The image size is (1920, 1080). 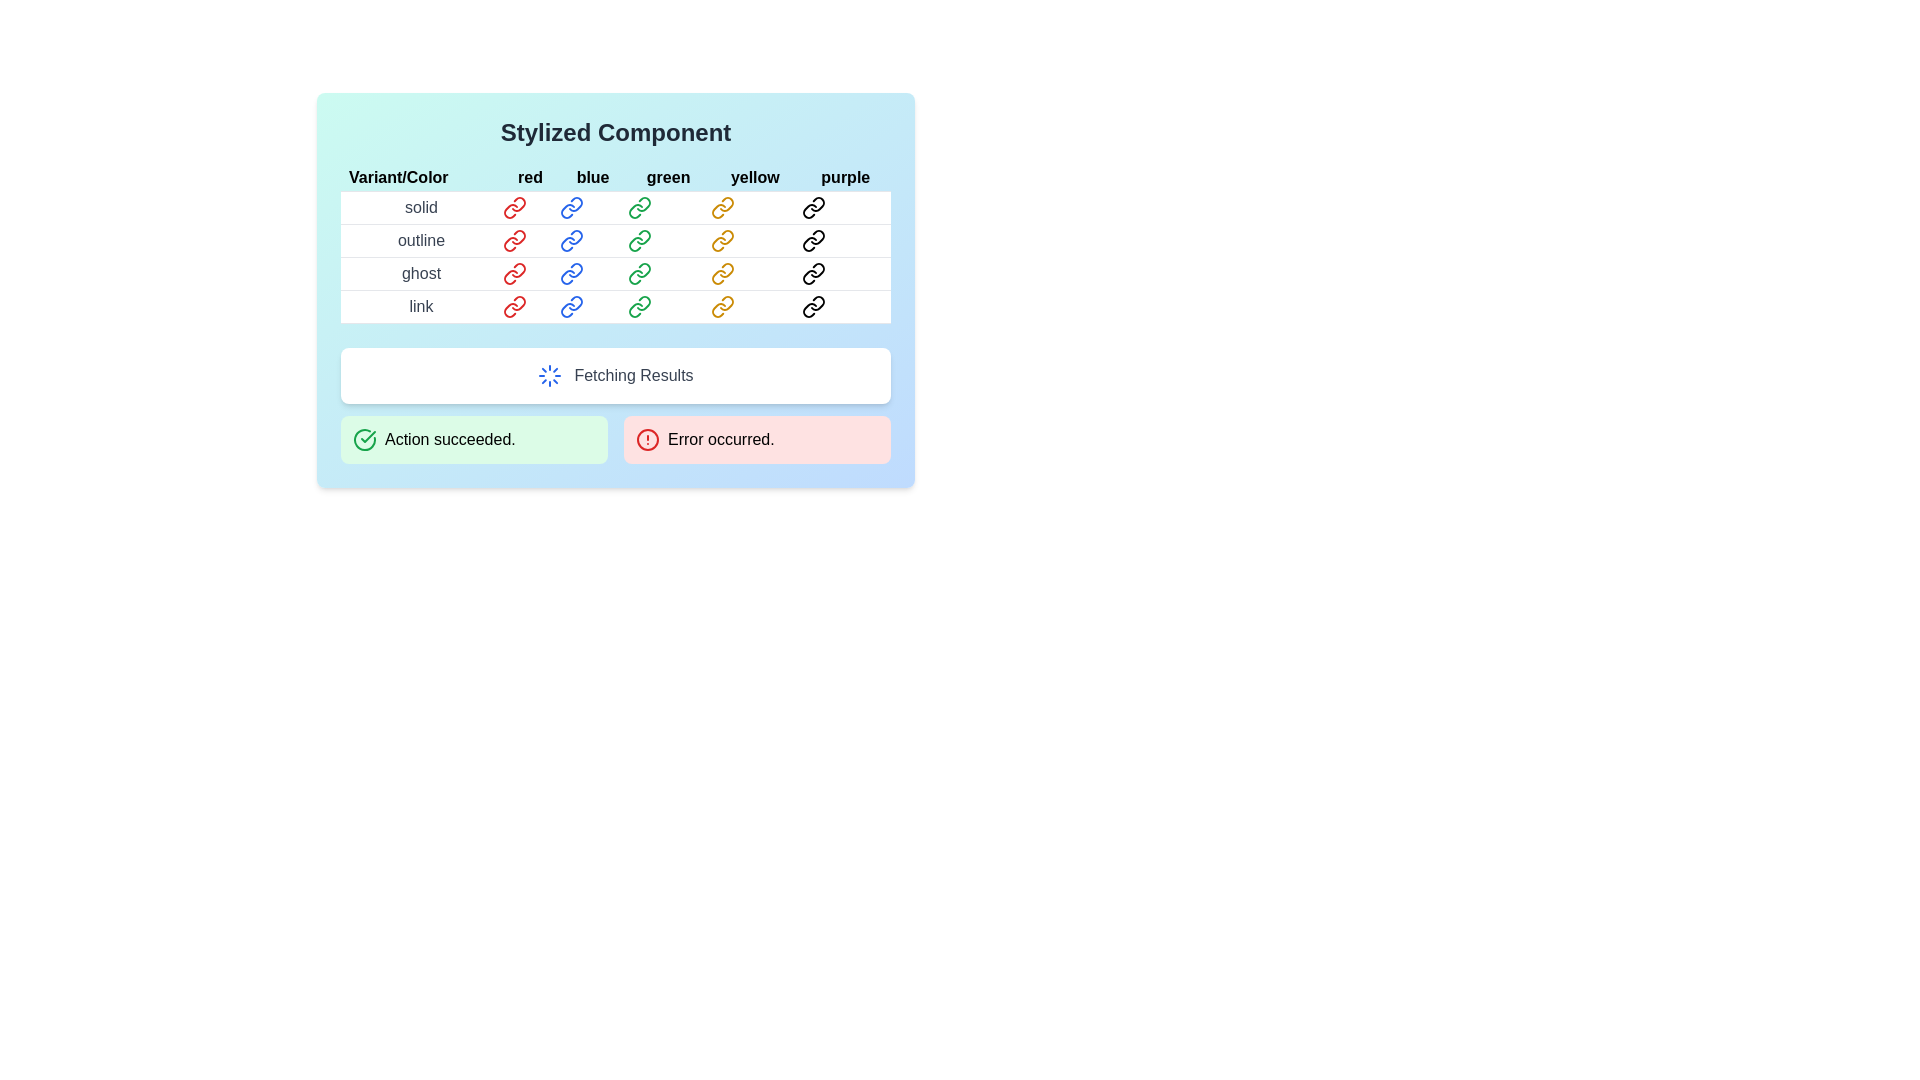 I want to click on the red link icon in the first row under the 'red' column of the 'Styled Component' table, so click(x=530, y=208).